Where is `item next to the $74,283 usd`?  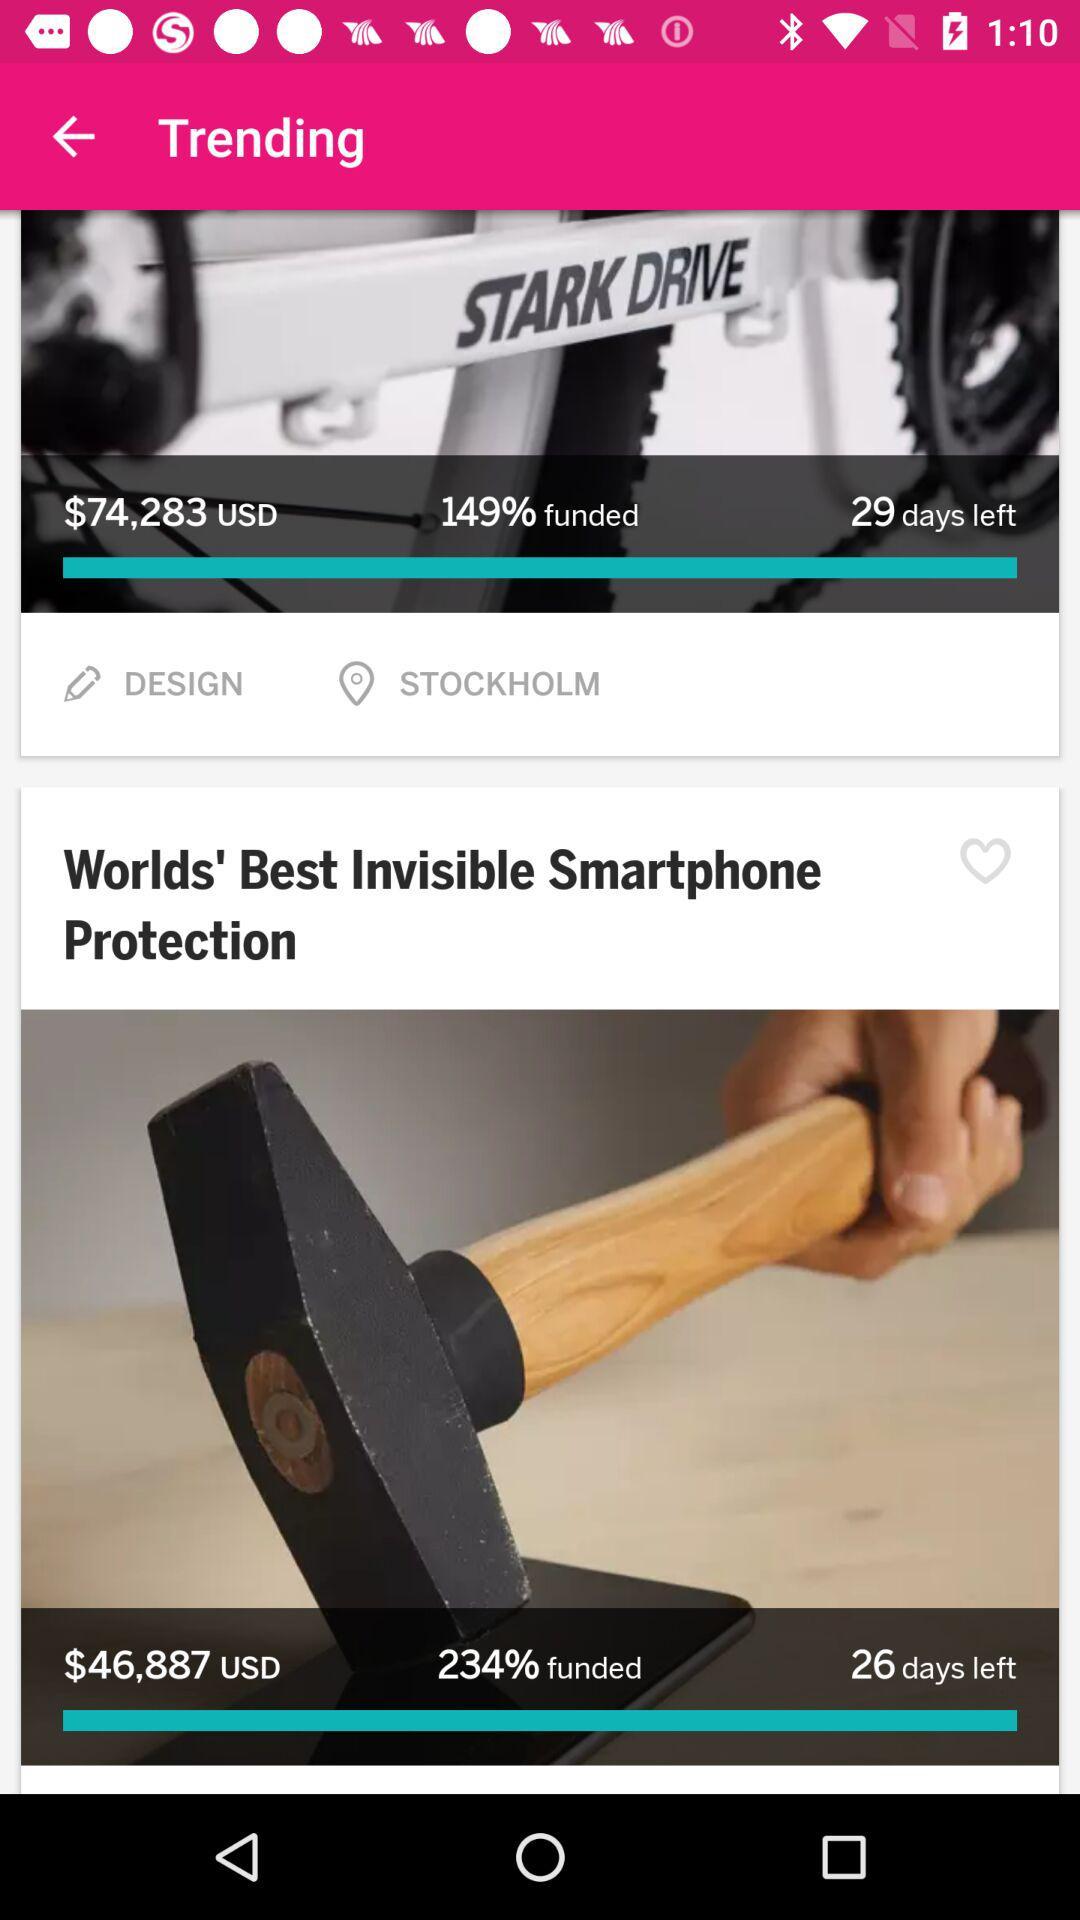 item next to the $74,283 usd is located at coordinates (540, 512).